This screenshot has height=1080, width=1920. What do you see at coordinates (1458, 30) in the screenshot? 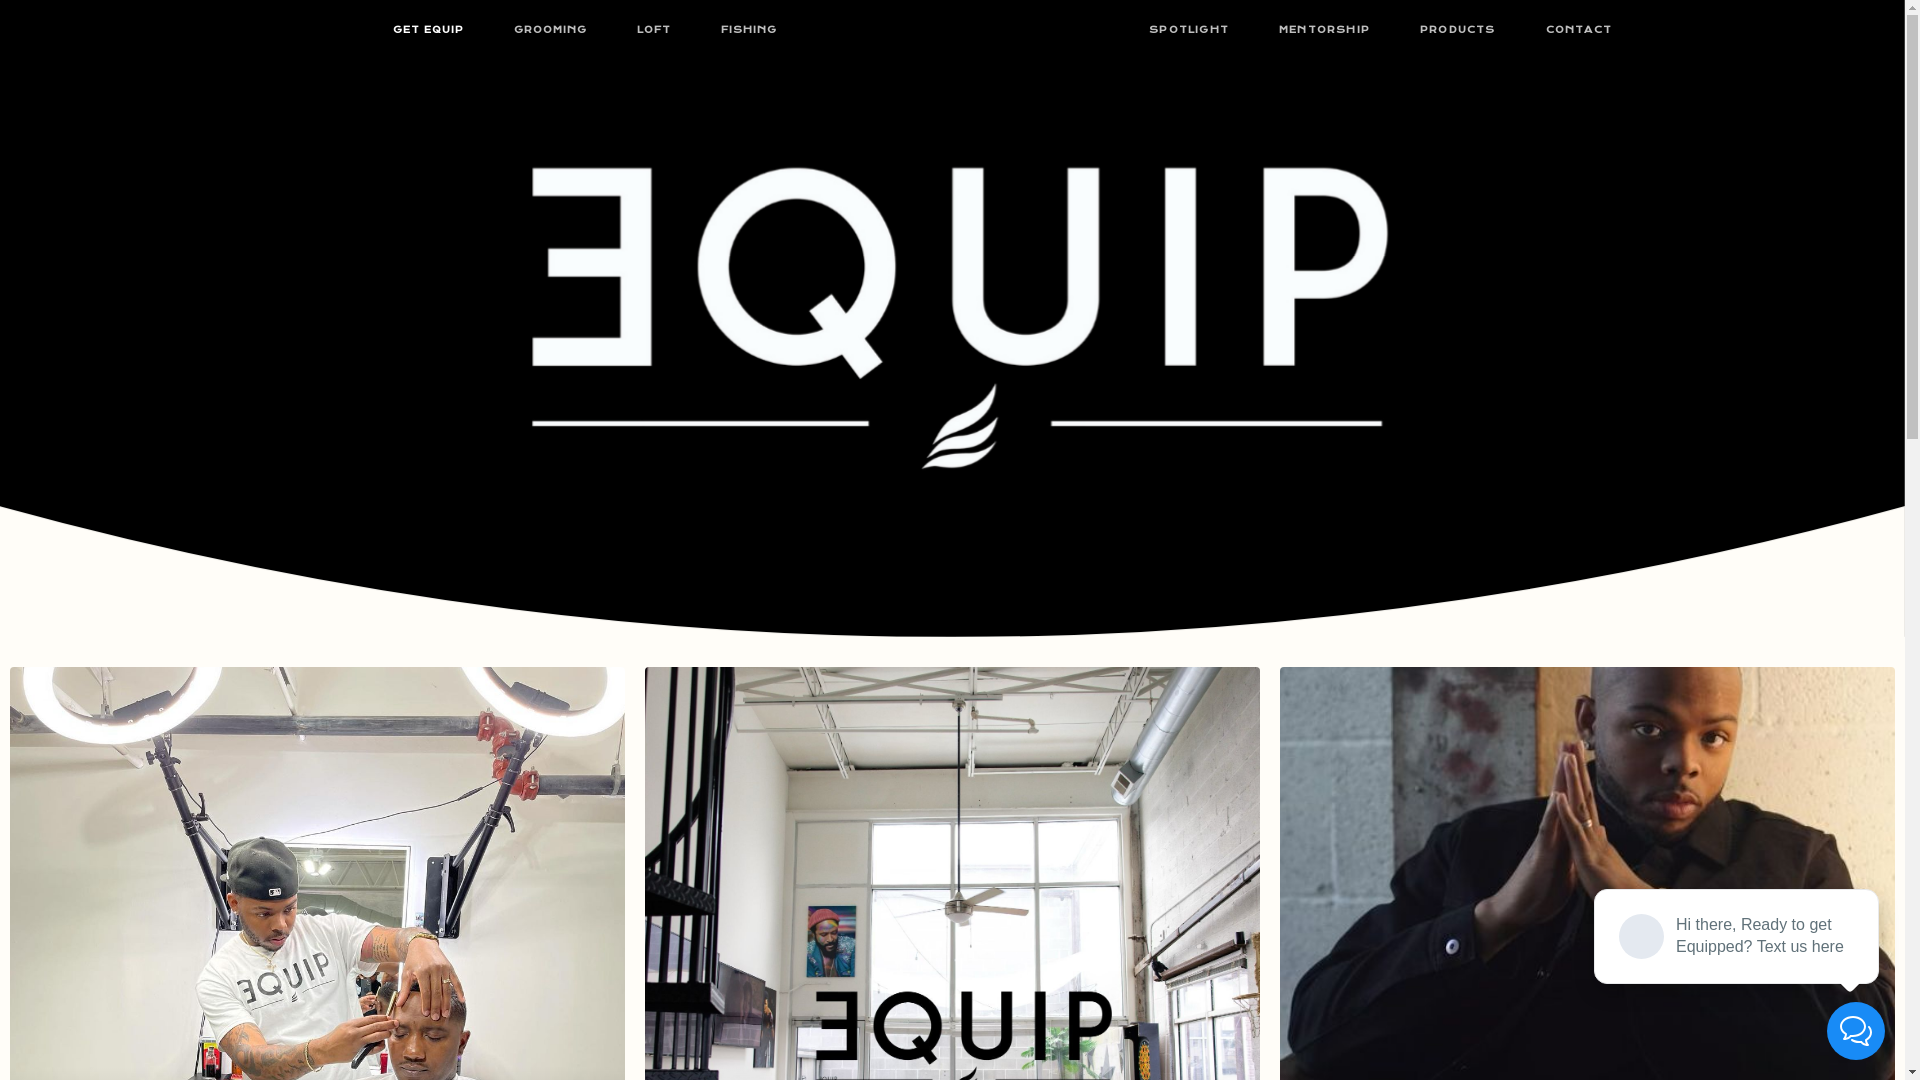
I see `'PRODUCTS'` at bounding box center [1458, 30].